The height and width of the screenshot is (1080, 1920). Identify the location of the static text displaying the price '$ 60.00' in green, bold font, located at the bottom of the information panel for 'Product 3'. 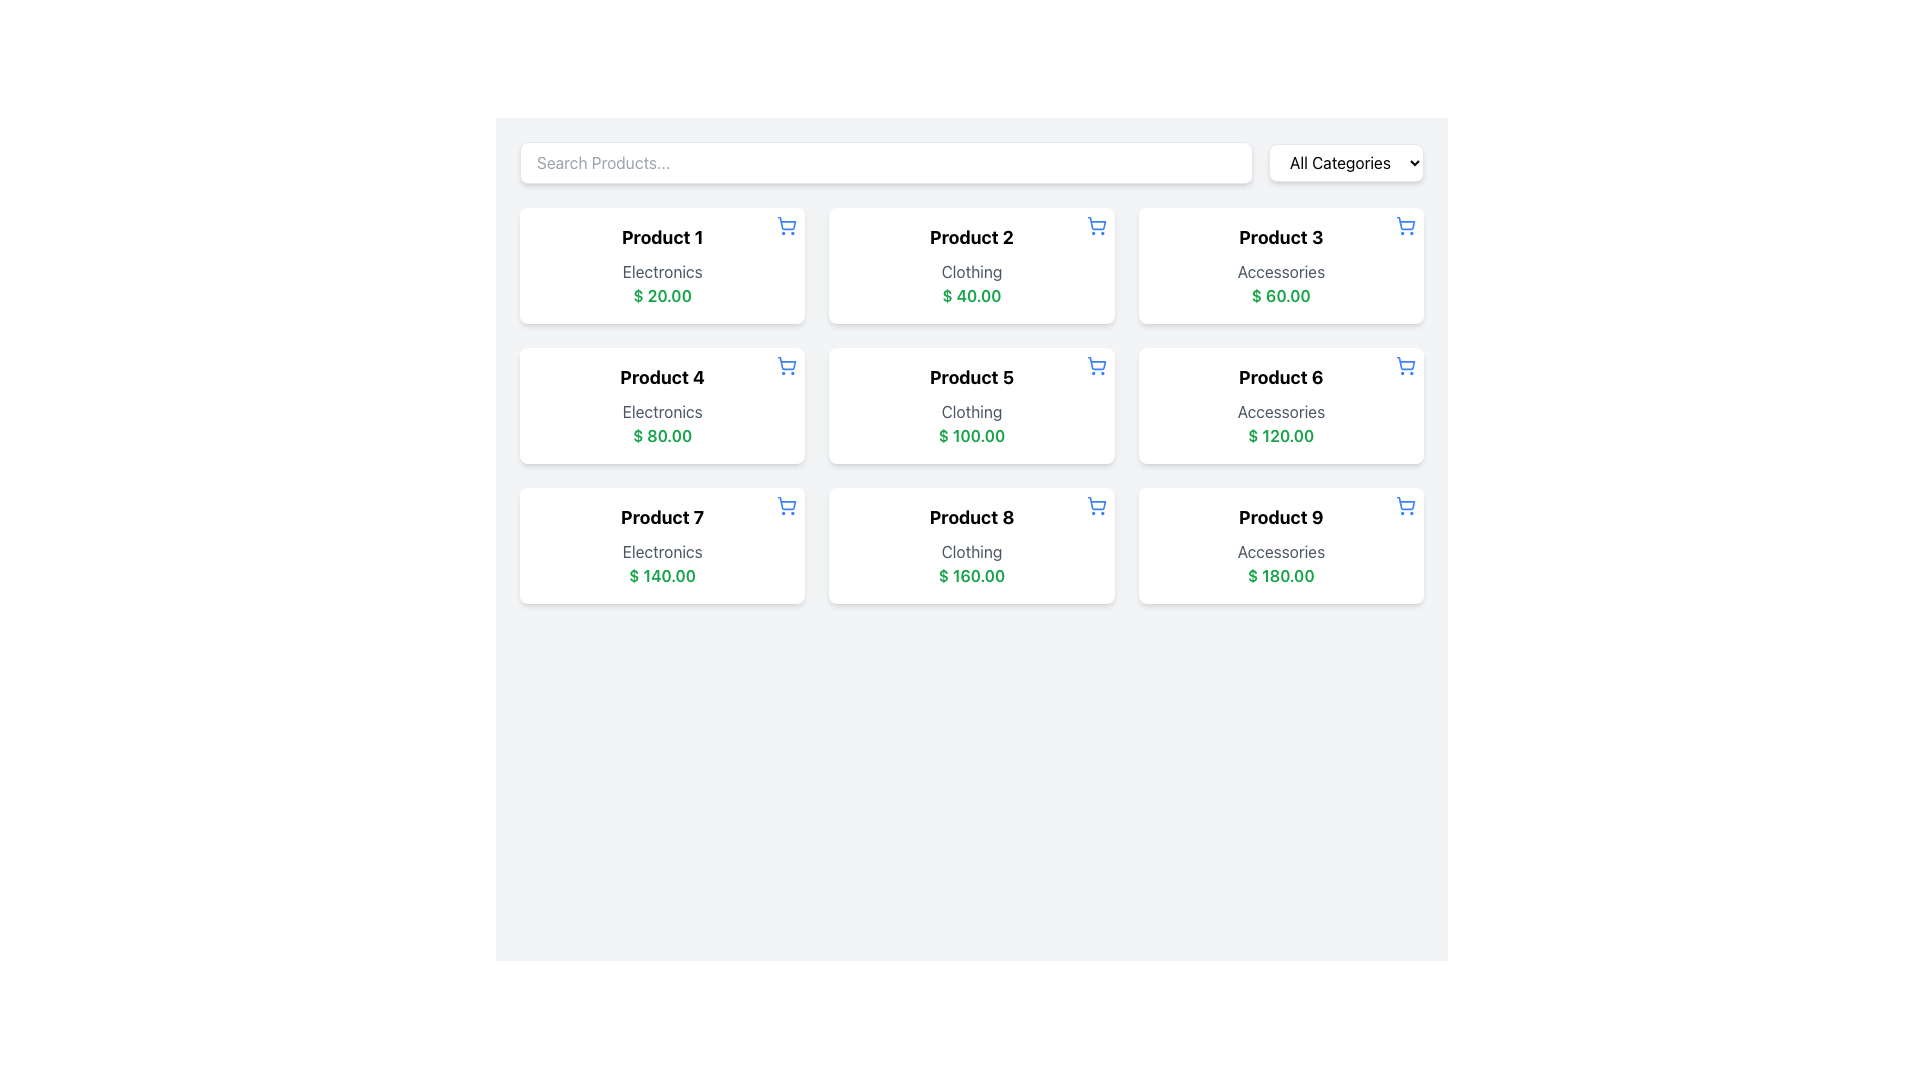
(1281, 296).